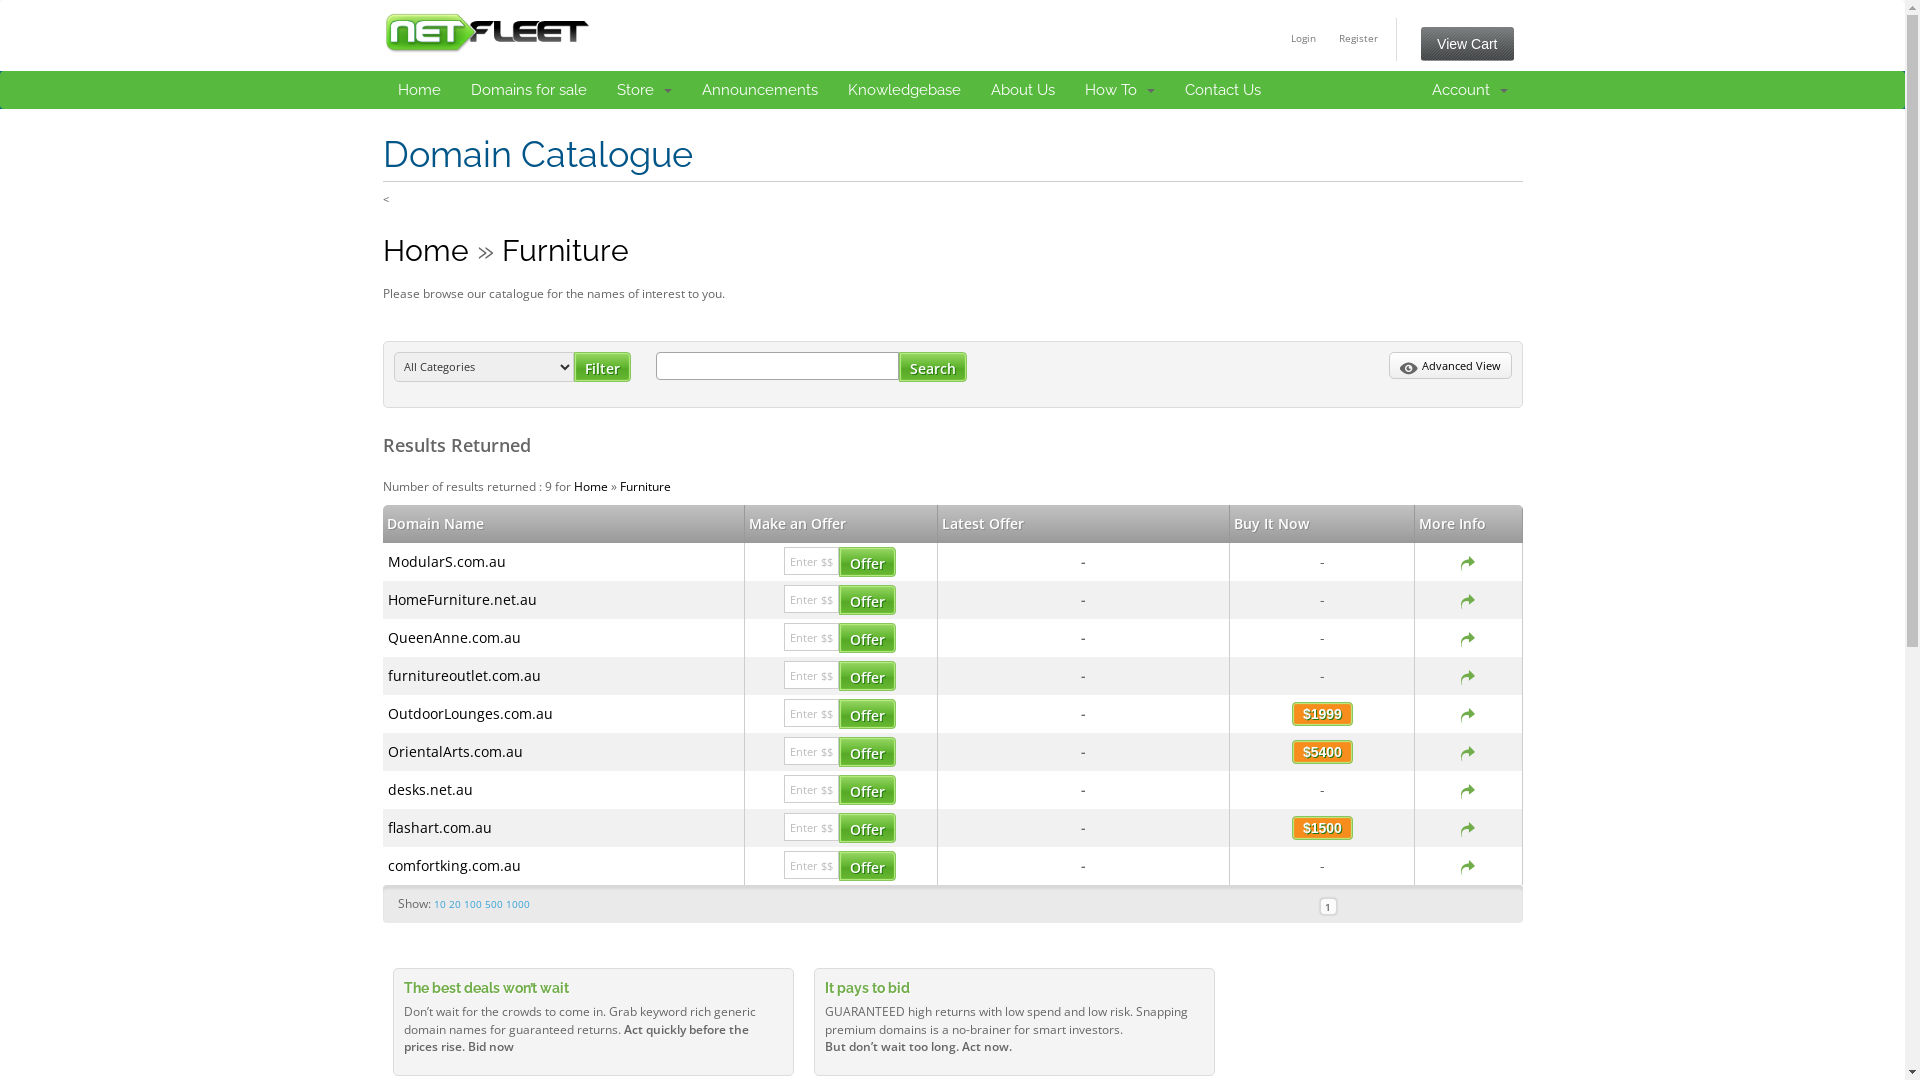 The width and height of the screenshot is (1920, 1080). Describe the element at coordinates (1468, 712) in the screenshot. I see `'View OutdoorLounges.com.au'` at that location.